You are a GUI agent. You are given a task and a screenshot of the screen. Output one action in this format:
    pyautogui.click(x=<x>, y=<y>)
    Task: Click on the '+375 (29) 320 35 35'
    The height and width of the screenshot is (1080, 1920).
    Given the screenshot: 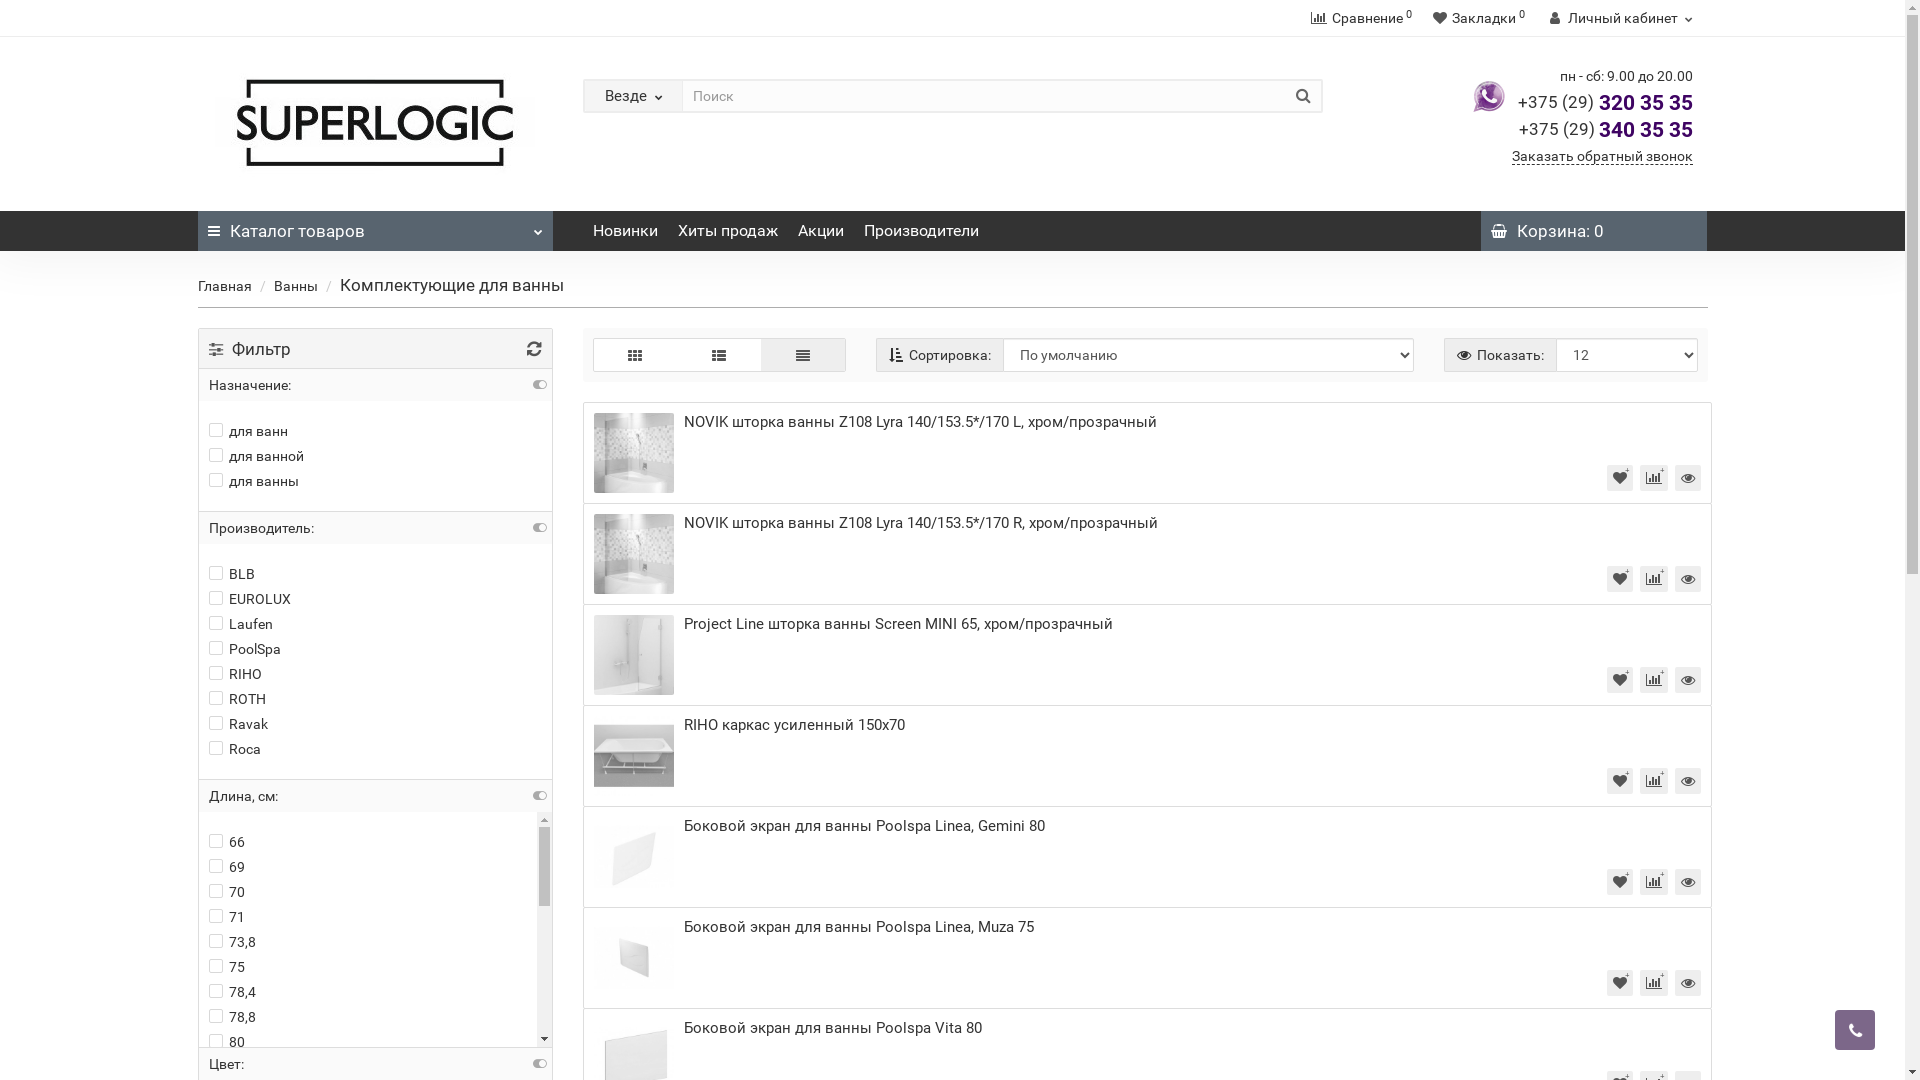 What is the action you would take?
    pyautogui.click(x=1605, y=103)
    